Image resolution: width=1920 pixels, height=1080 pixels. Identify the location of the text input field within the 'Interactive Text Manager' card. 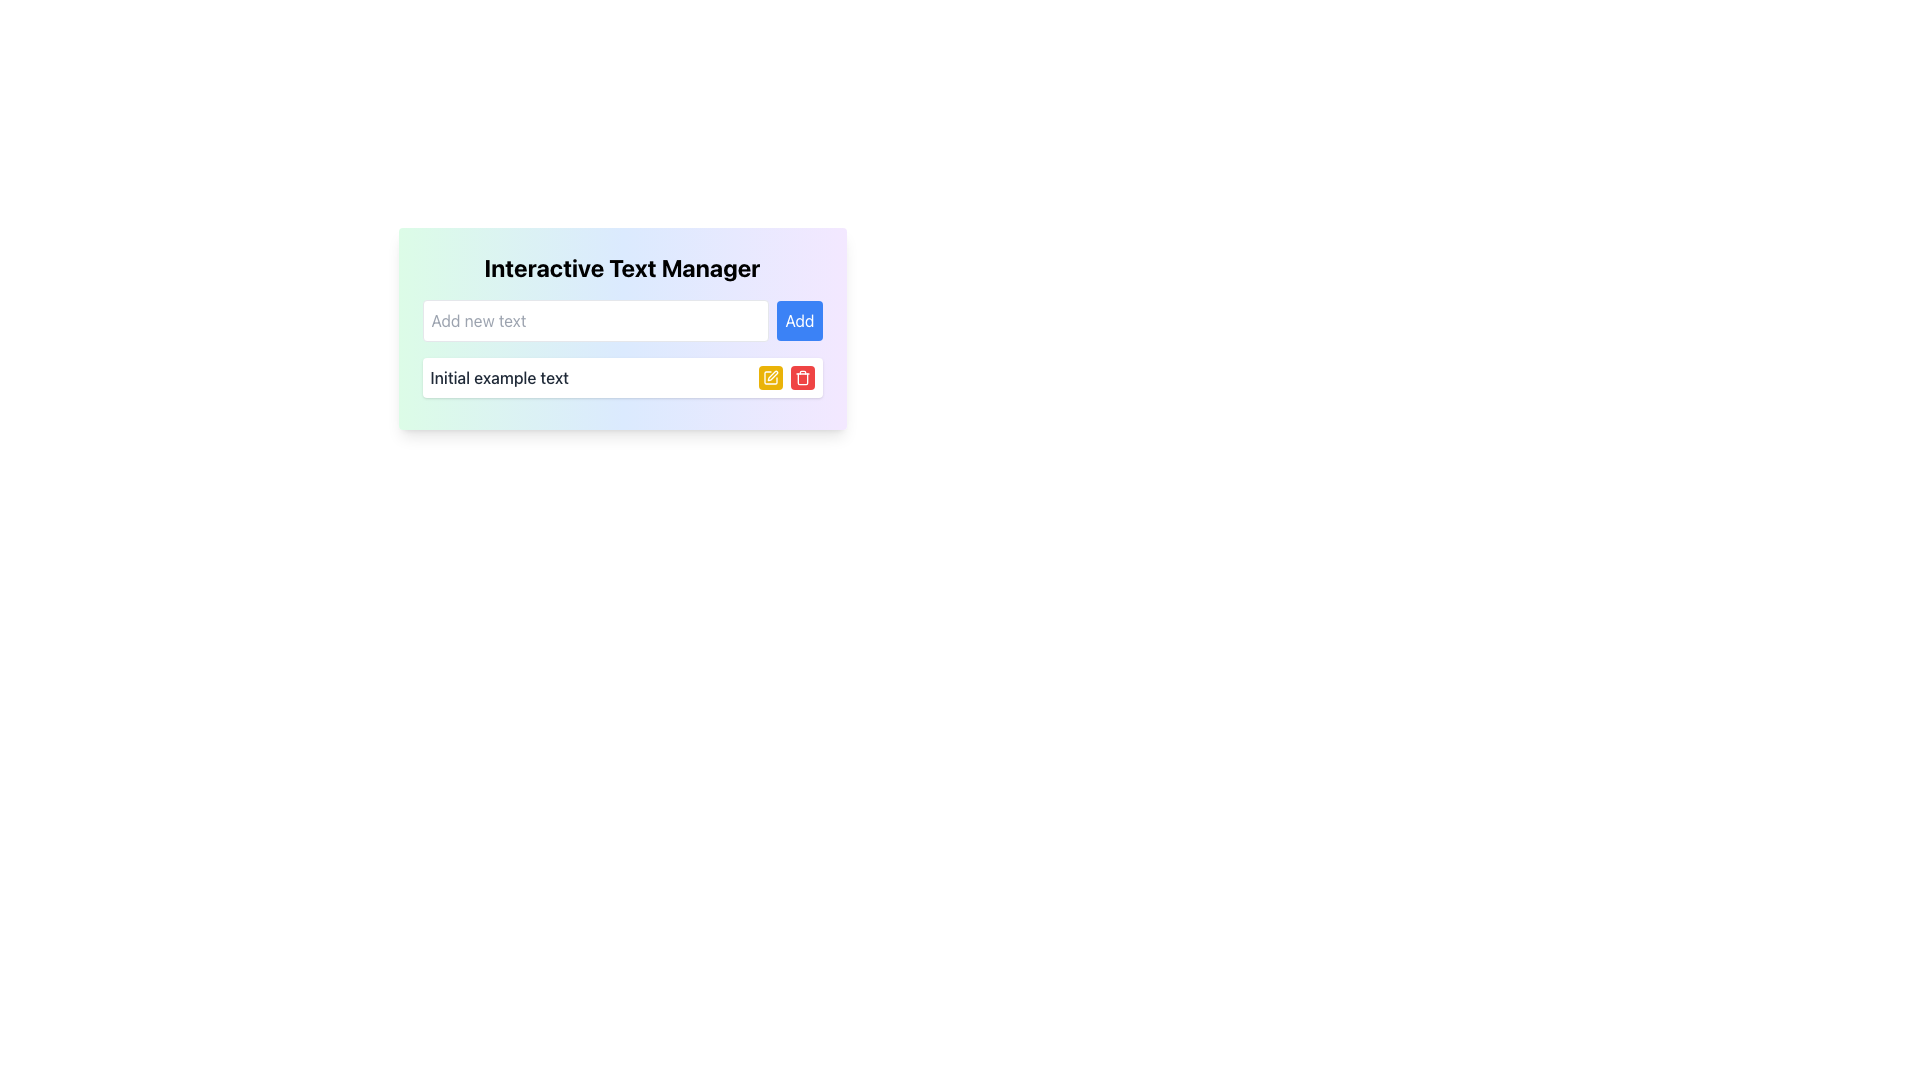
(621, 319).